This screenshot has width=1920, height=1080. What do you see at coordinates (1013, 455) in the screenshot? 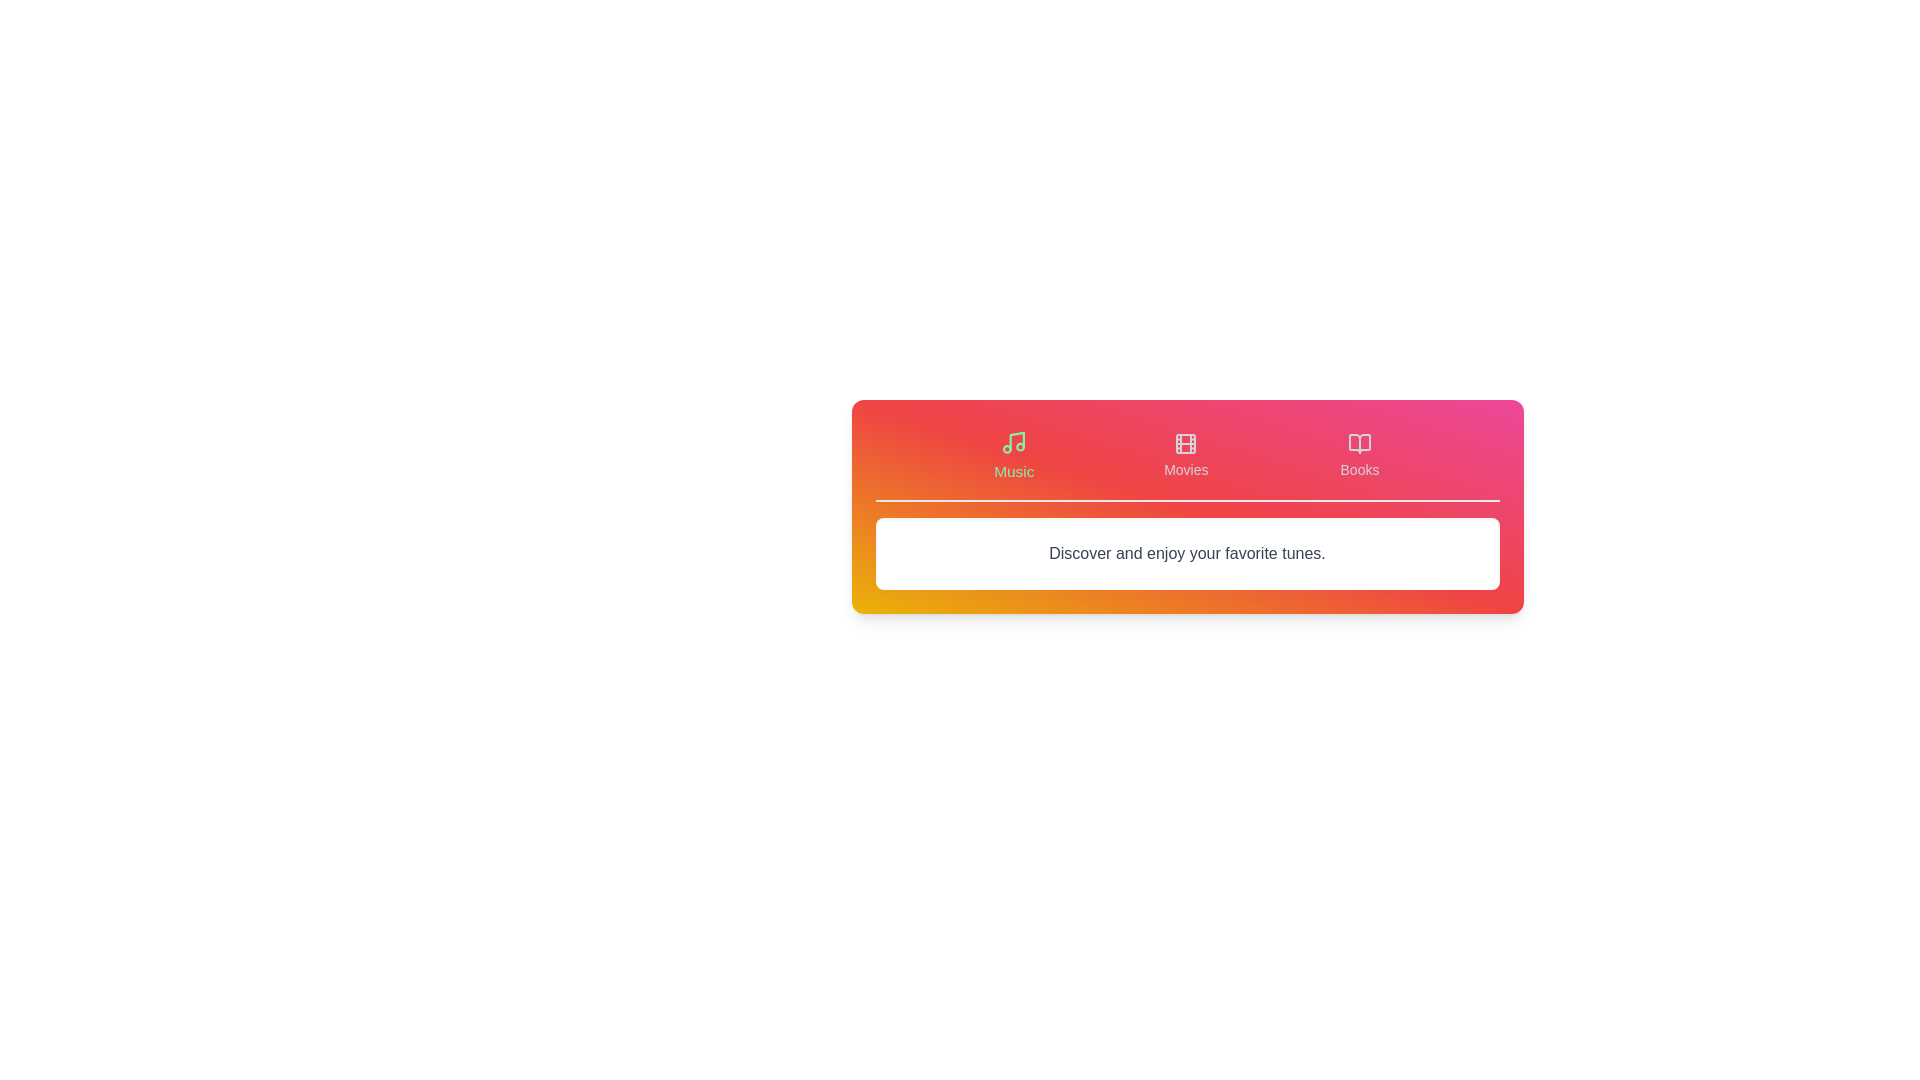
I see `the Music tab to observe its hover effect` at bounding box center [1013, 455].